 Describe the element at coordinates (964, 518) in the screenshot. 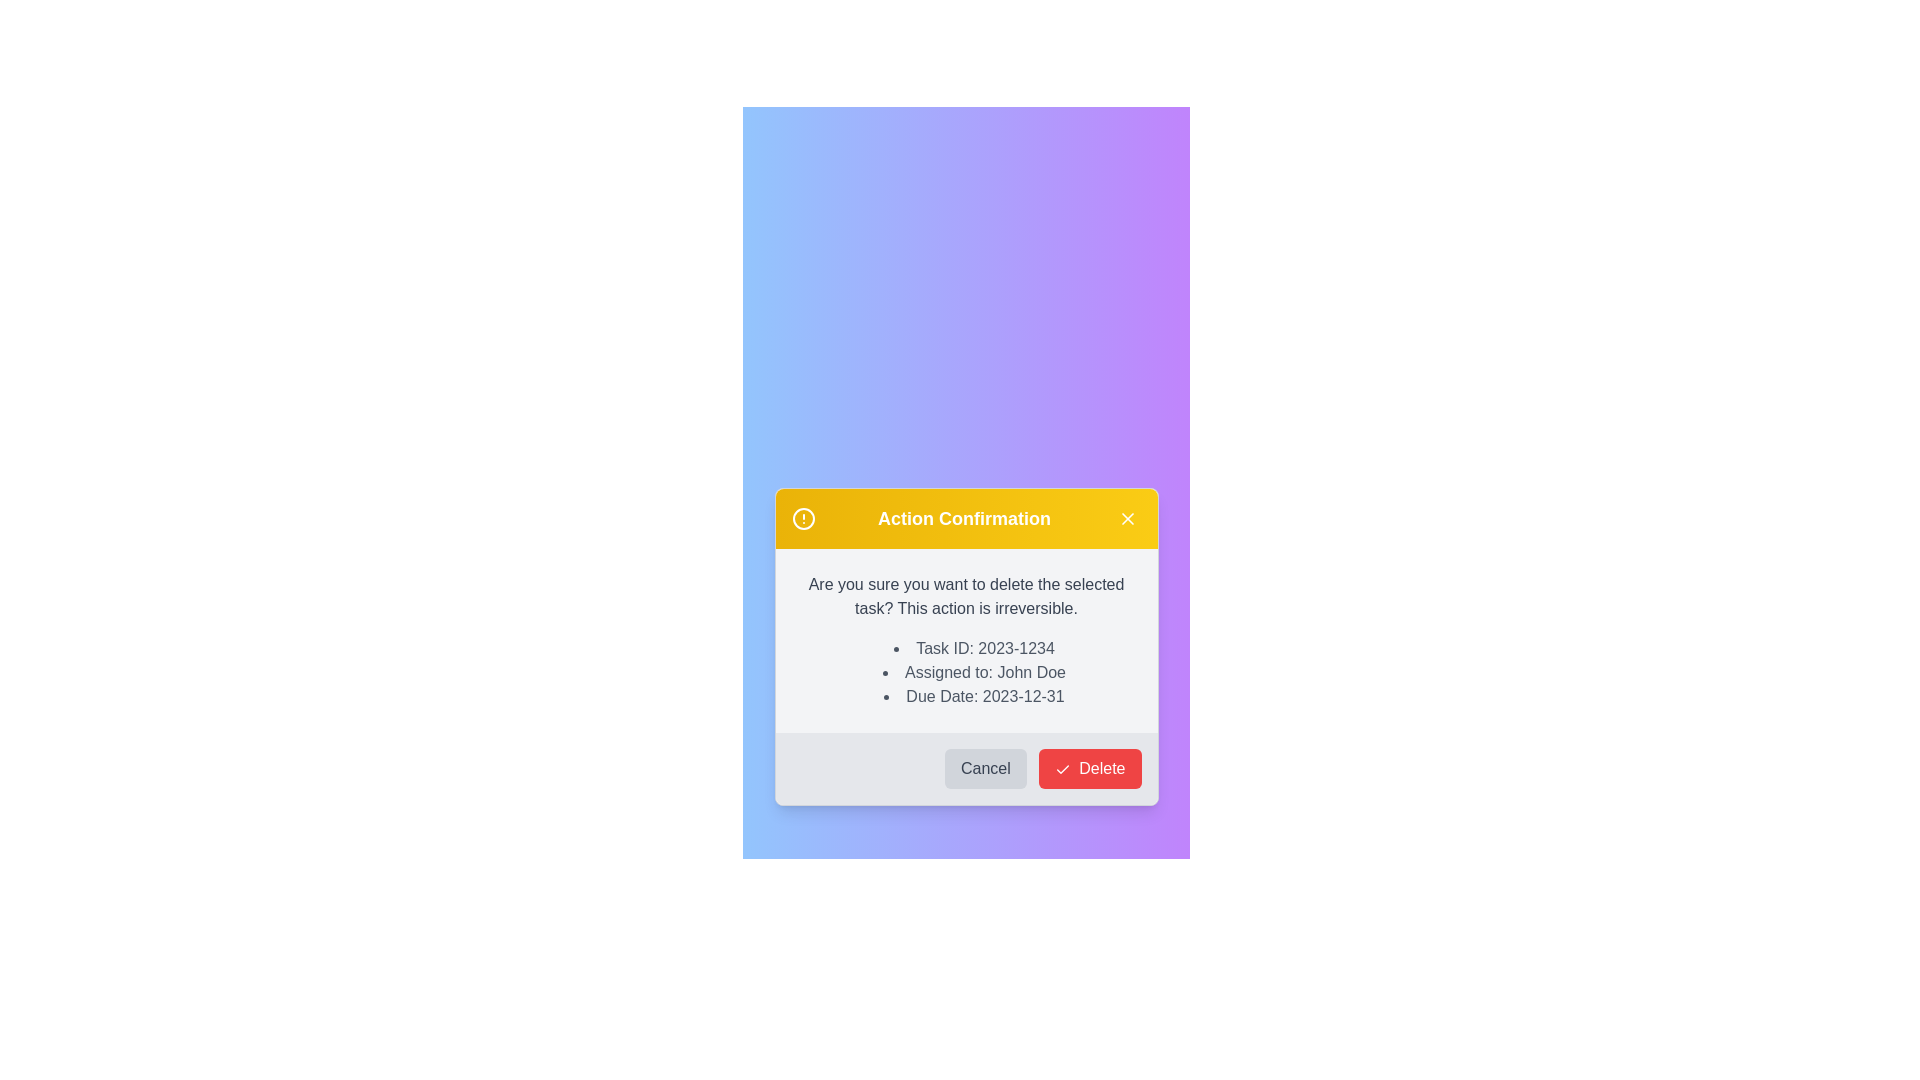

I see `the 'Action Confirmation' title text in the center of the yellow header bar, located between the warning icon and the close button` at that location.